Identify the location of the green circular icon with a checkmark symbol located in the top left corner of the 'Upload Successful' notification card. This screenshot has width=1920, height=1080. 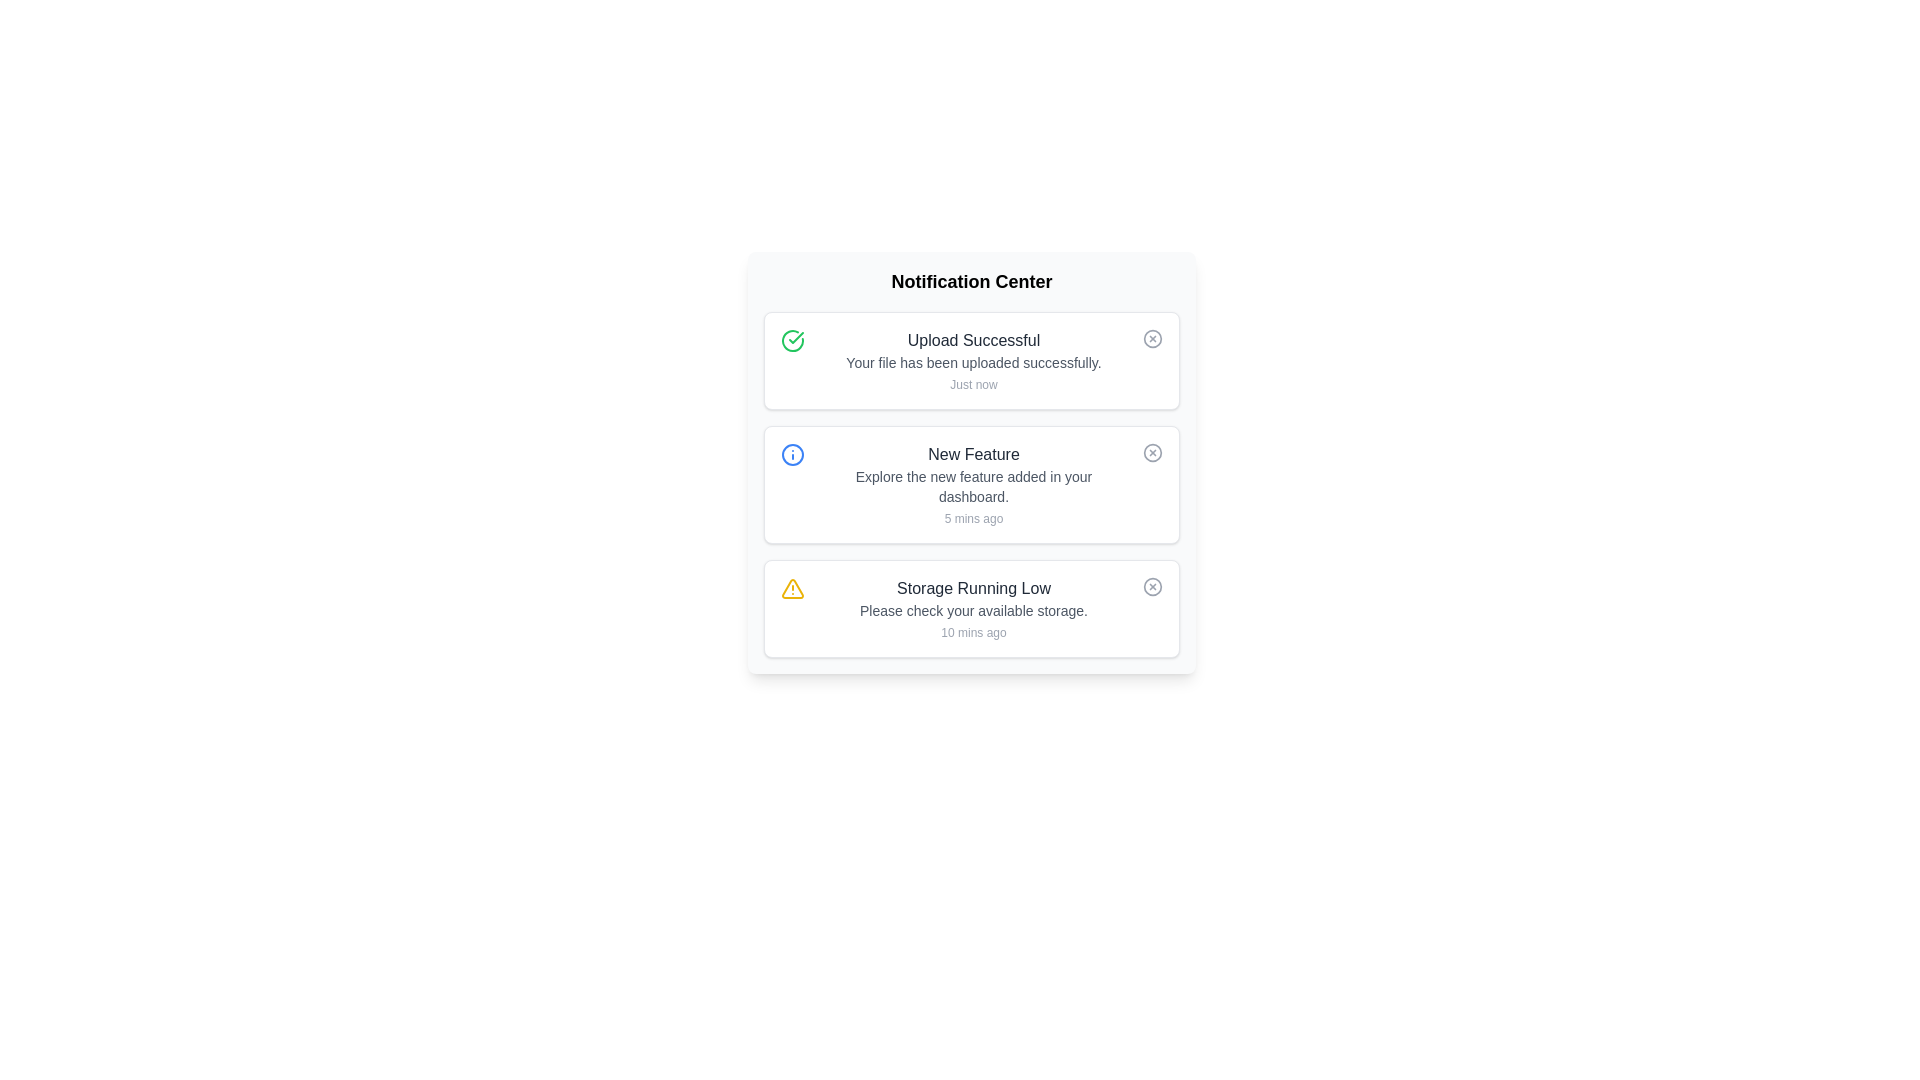
(791, 339).